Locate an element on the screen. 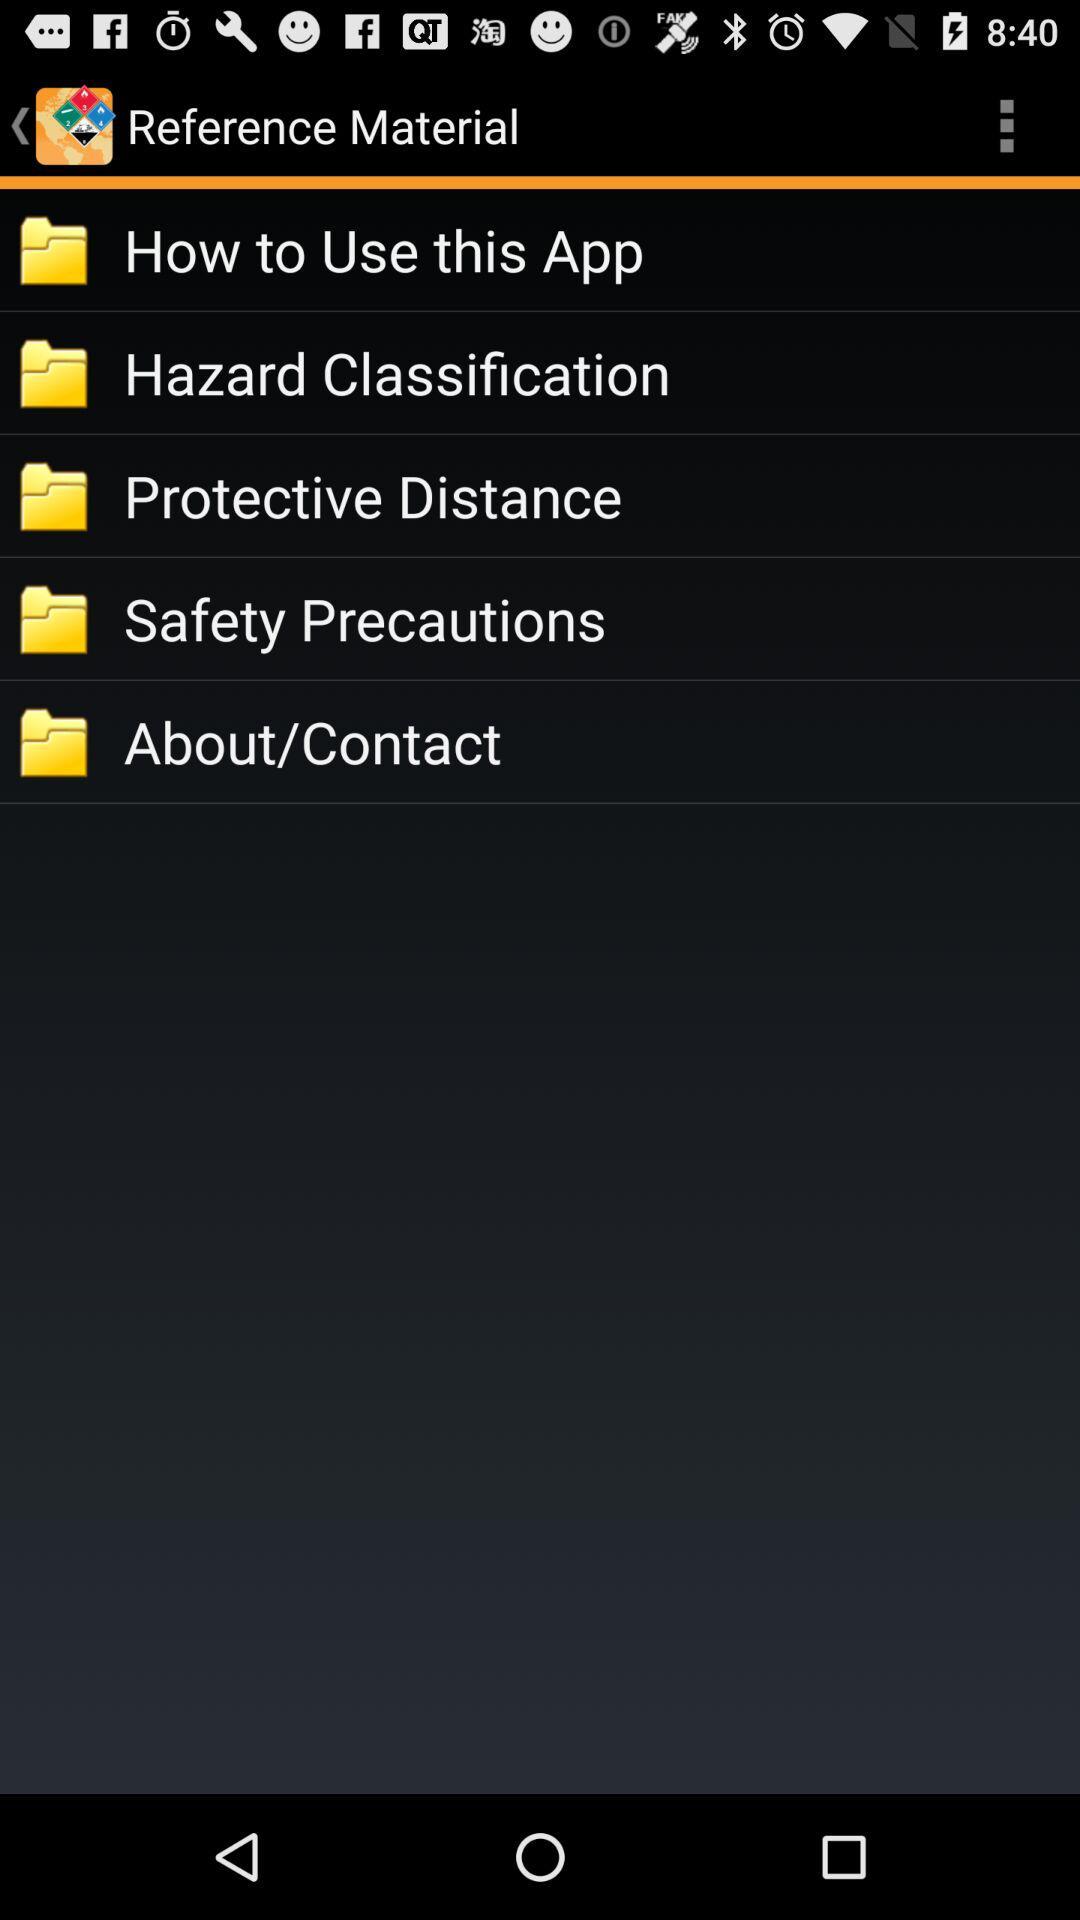 The image size is (1080, 1920). the item at the top right corner is located at coordinates (1006, 124).